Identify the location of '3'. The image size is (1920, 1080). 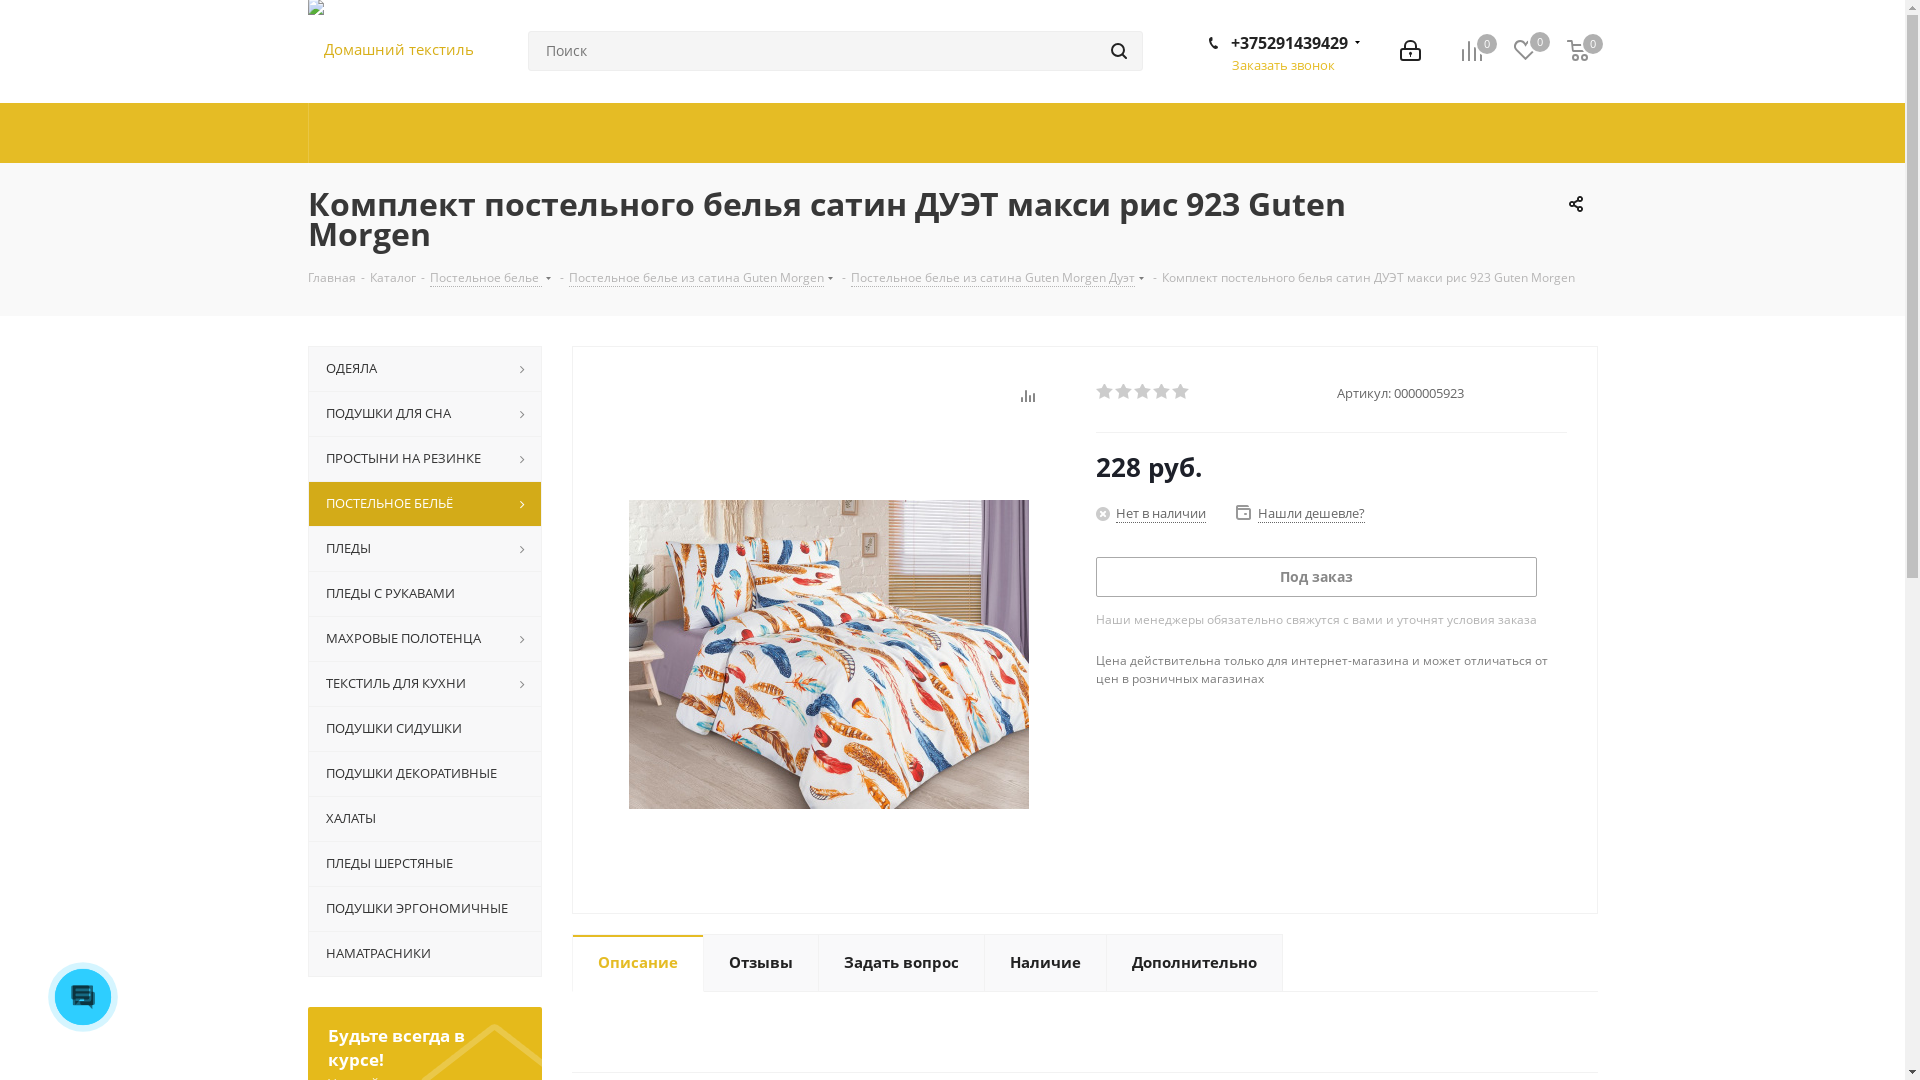
(1143, 392).